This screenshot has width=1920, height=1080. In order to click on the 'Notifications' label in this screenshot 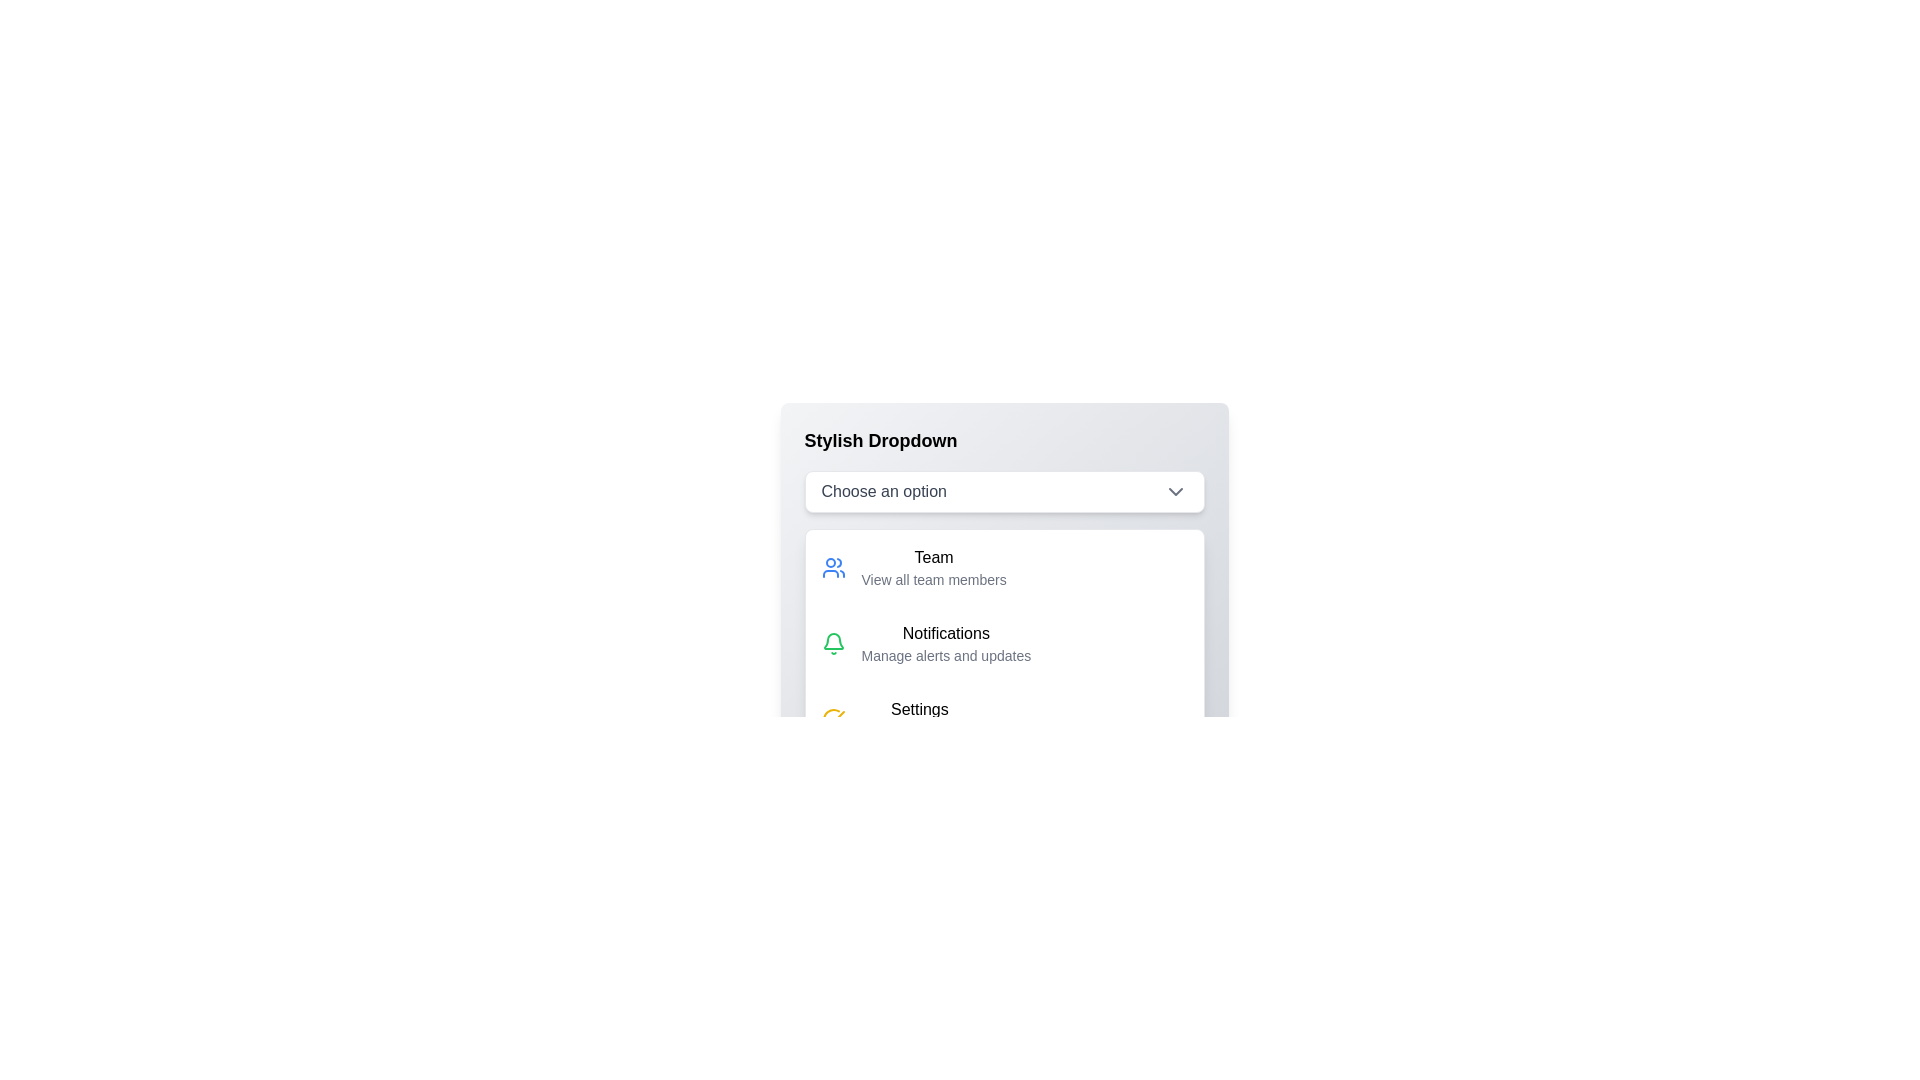, I will do `click(945, 633)`.